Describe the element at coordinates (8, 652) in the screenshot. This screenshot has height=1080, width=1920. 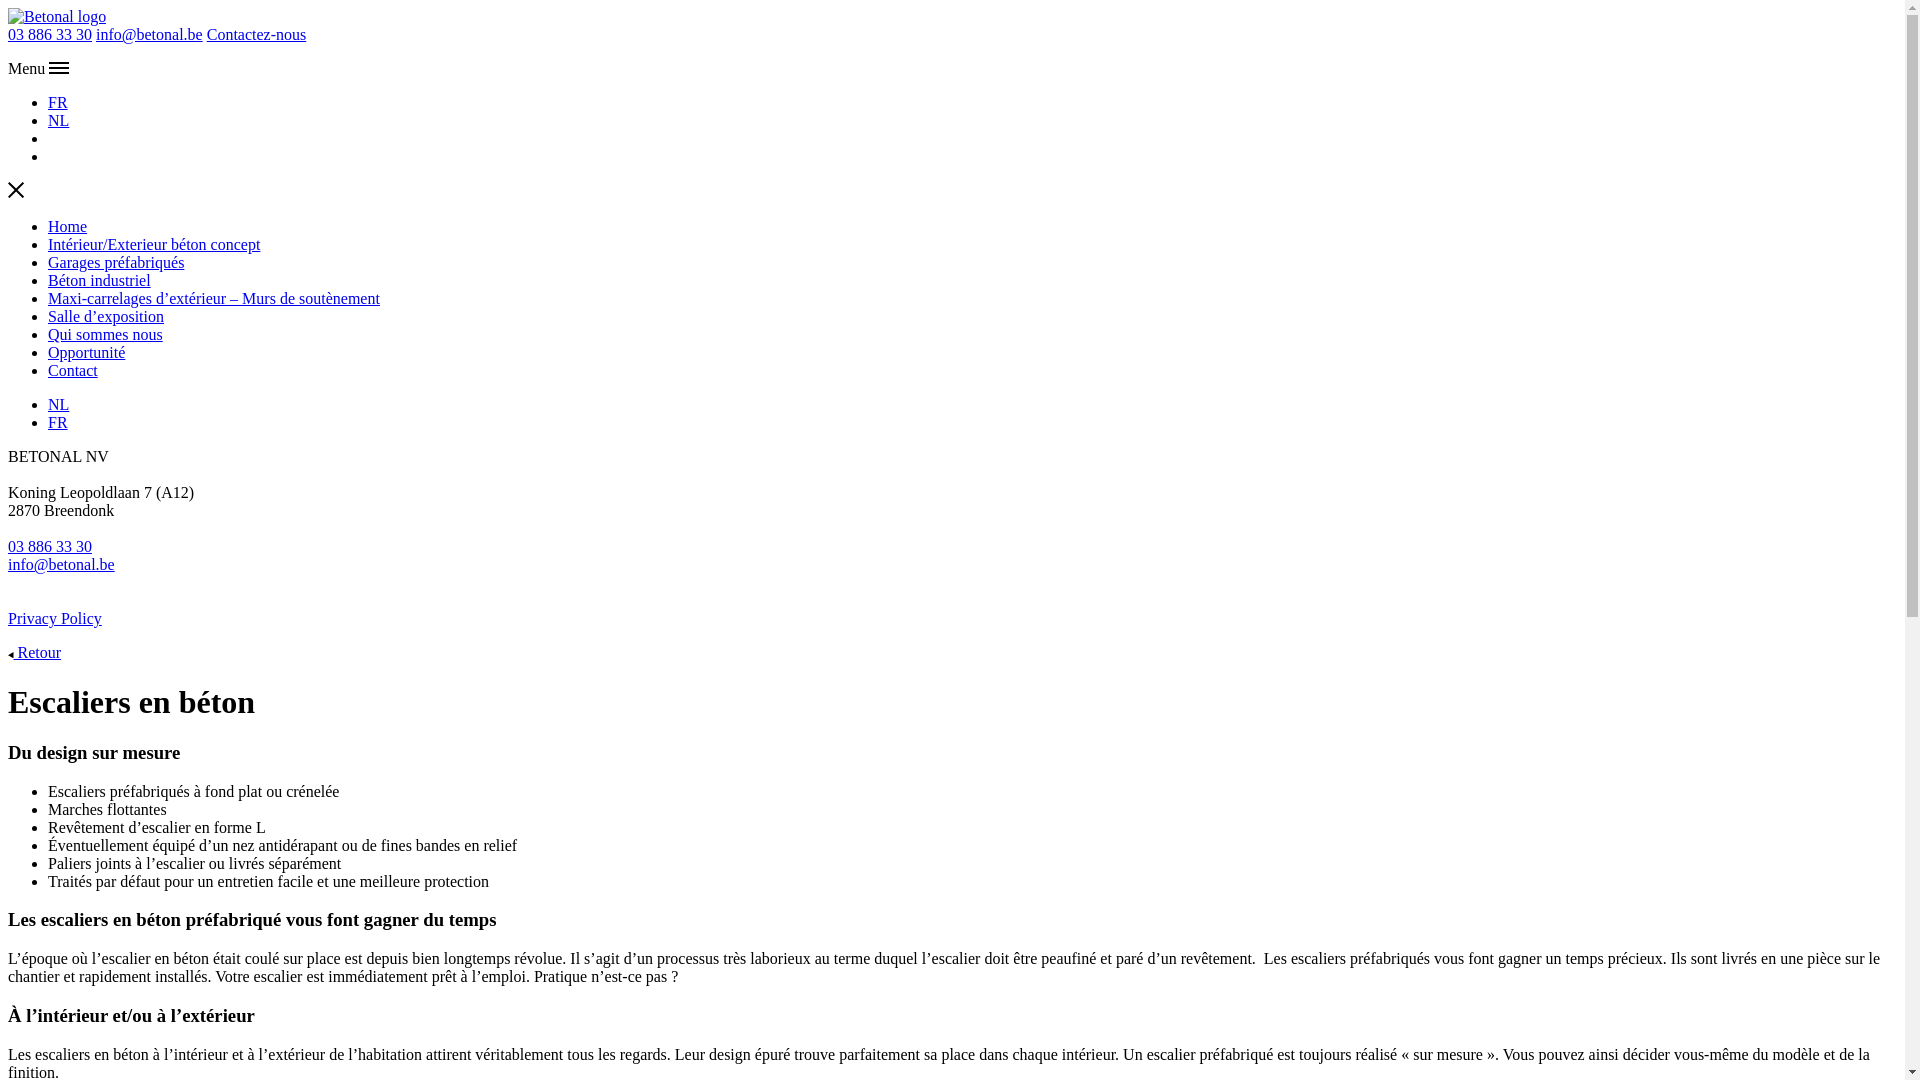
I see `'Retour'` at that location.